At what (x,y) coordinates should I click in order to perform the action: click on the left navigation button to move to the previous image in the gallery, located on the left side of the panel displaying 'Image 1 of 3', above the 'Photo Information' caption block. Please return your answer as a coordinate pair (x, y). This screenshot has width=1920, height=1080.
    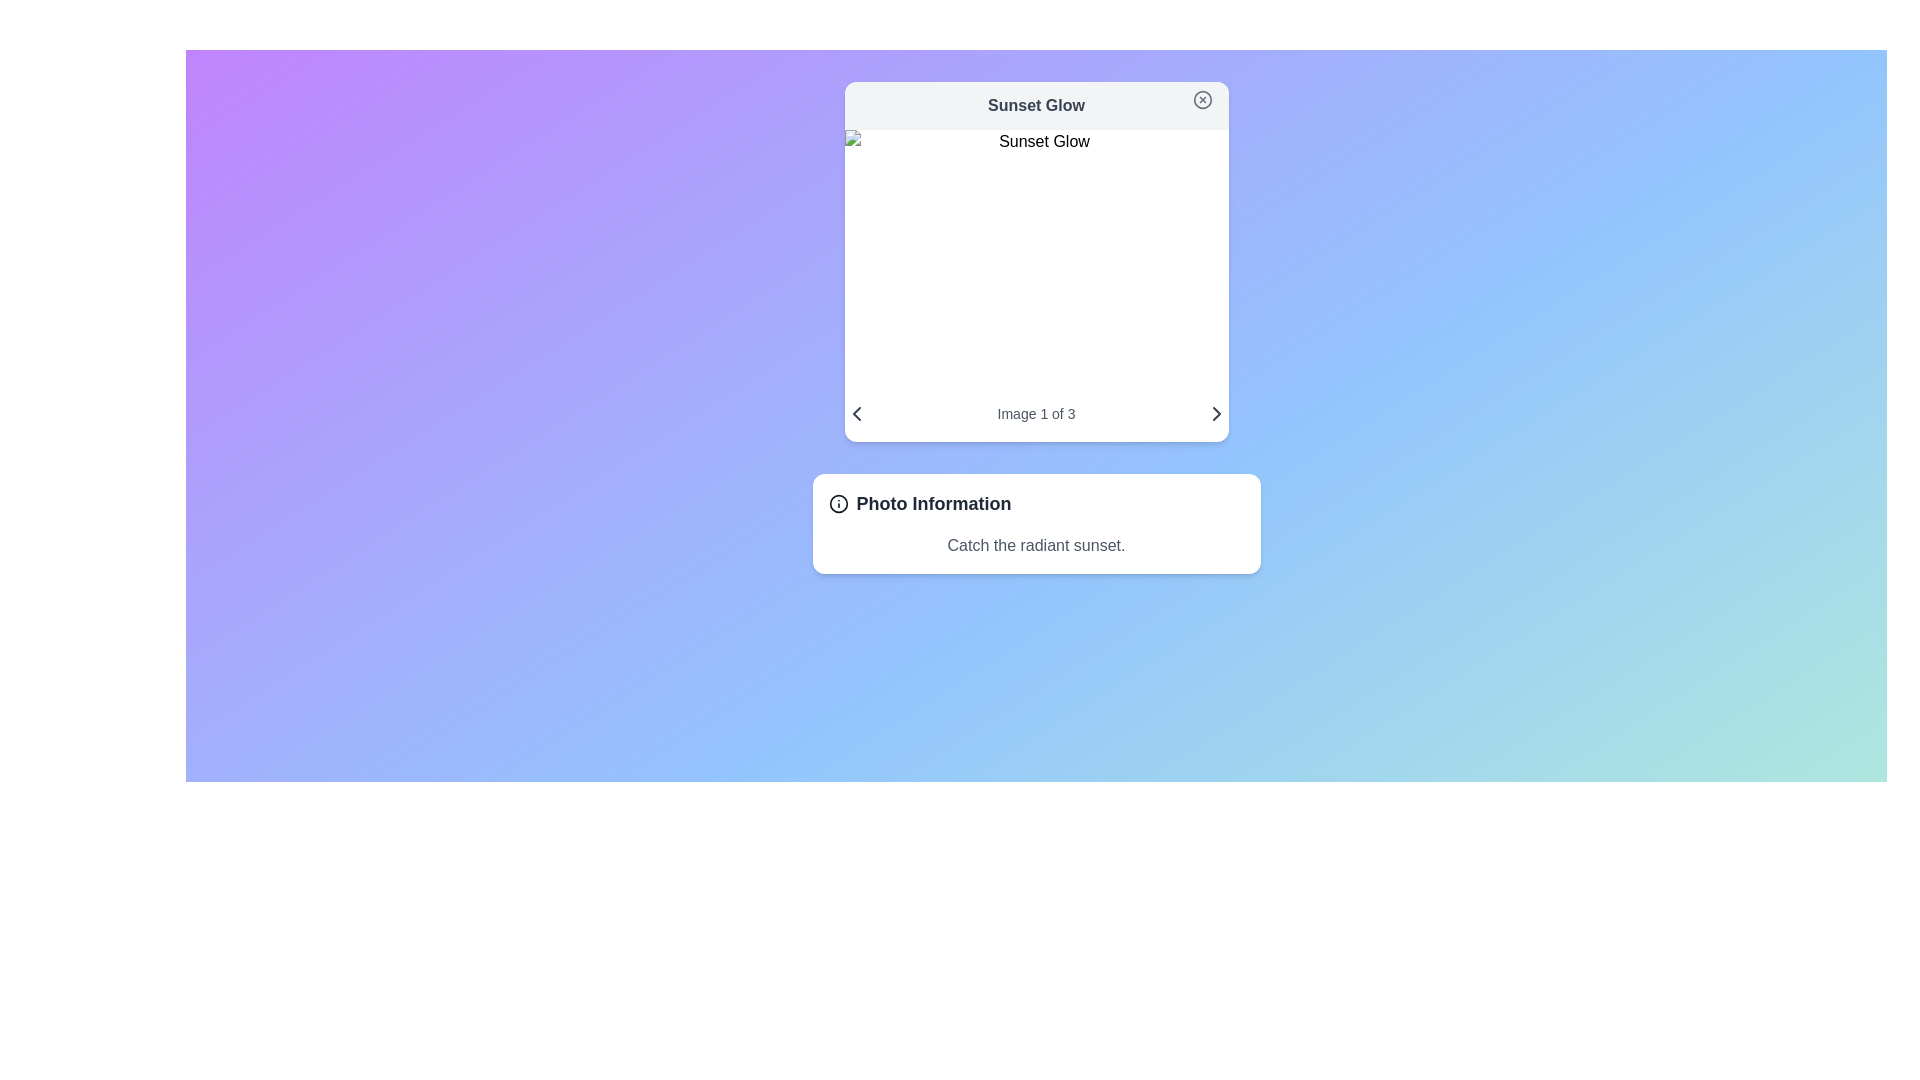
    Looking at the image, I should click on (856, 412).